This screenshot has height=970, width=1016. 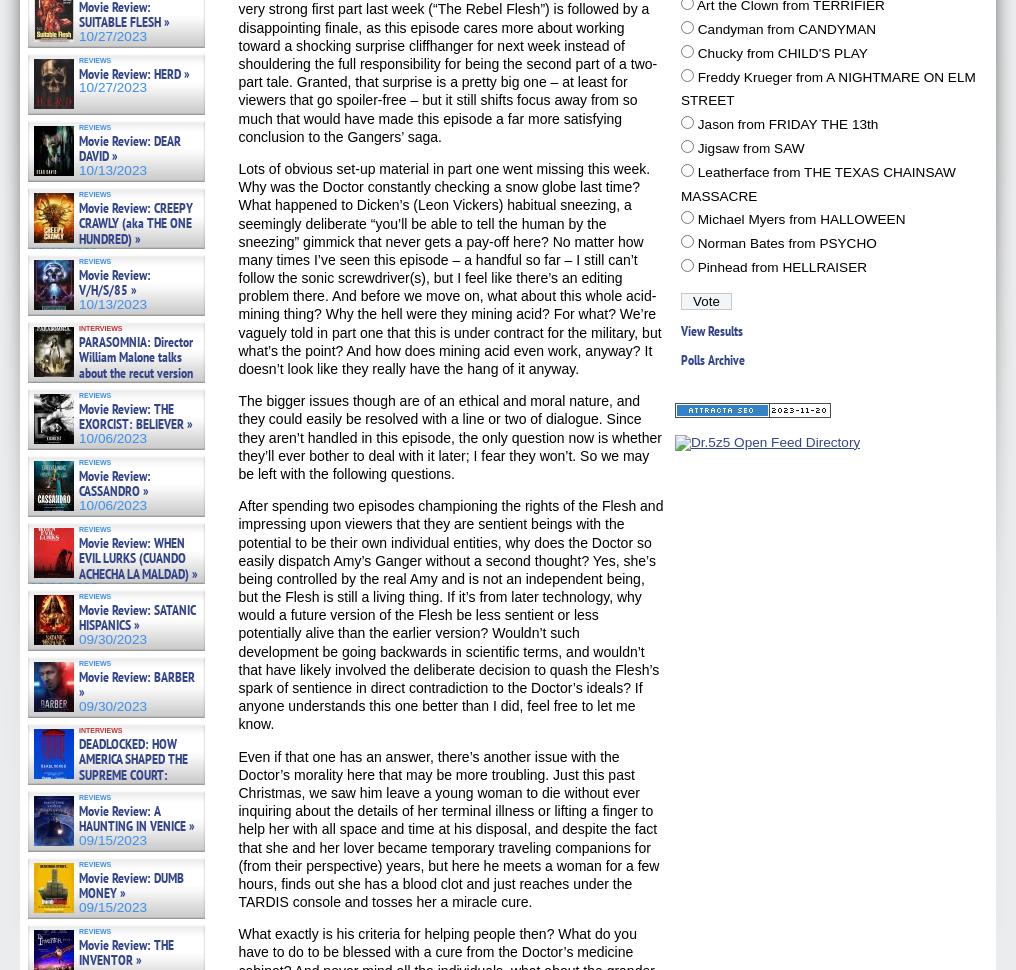 I want to click on 'View Results', so click(x=712, y=329).